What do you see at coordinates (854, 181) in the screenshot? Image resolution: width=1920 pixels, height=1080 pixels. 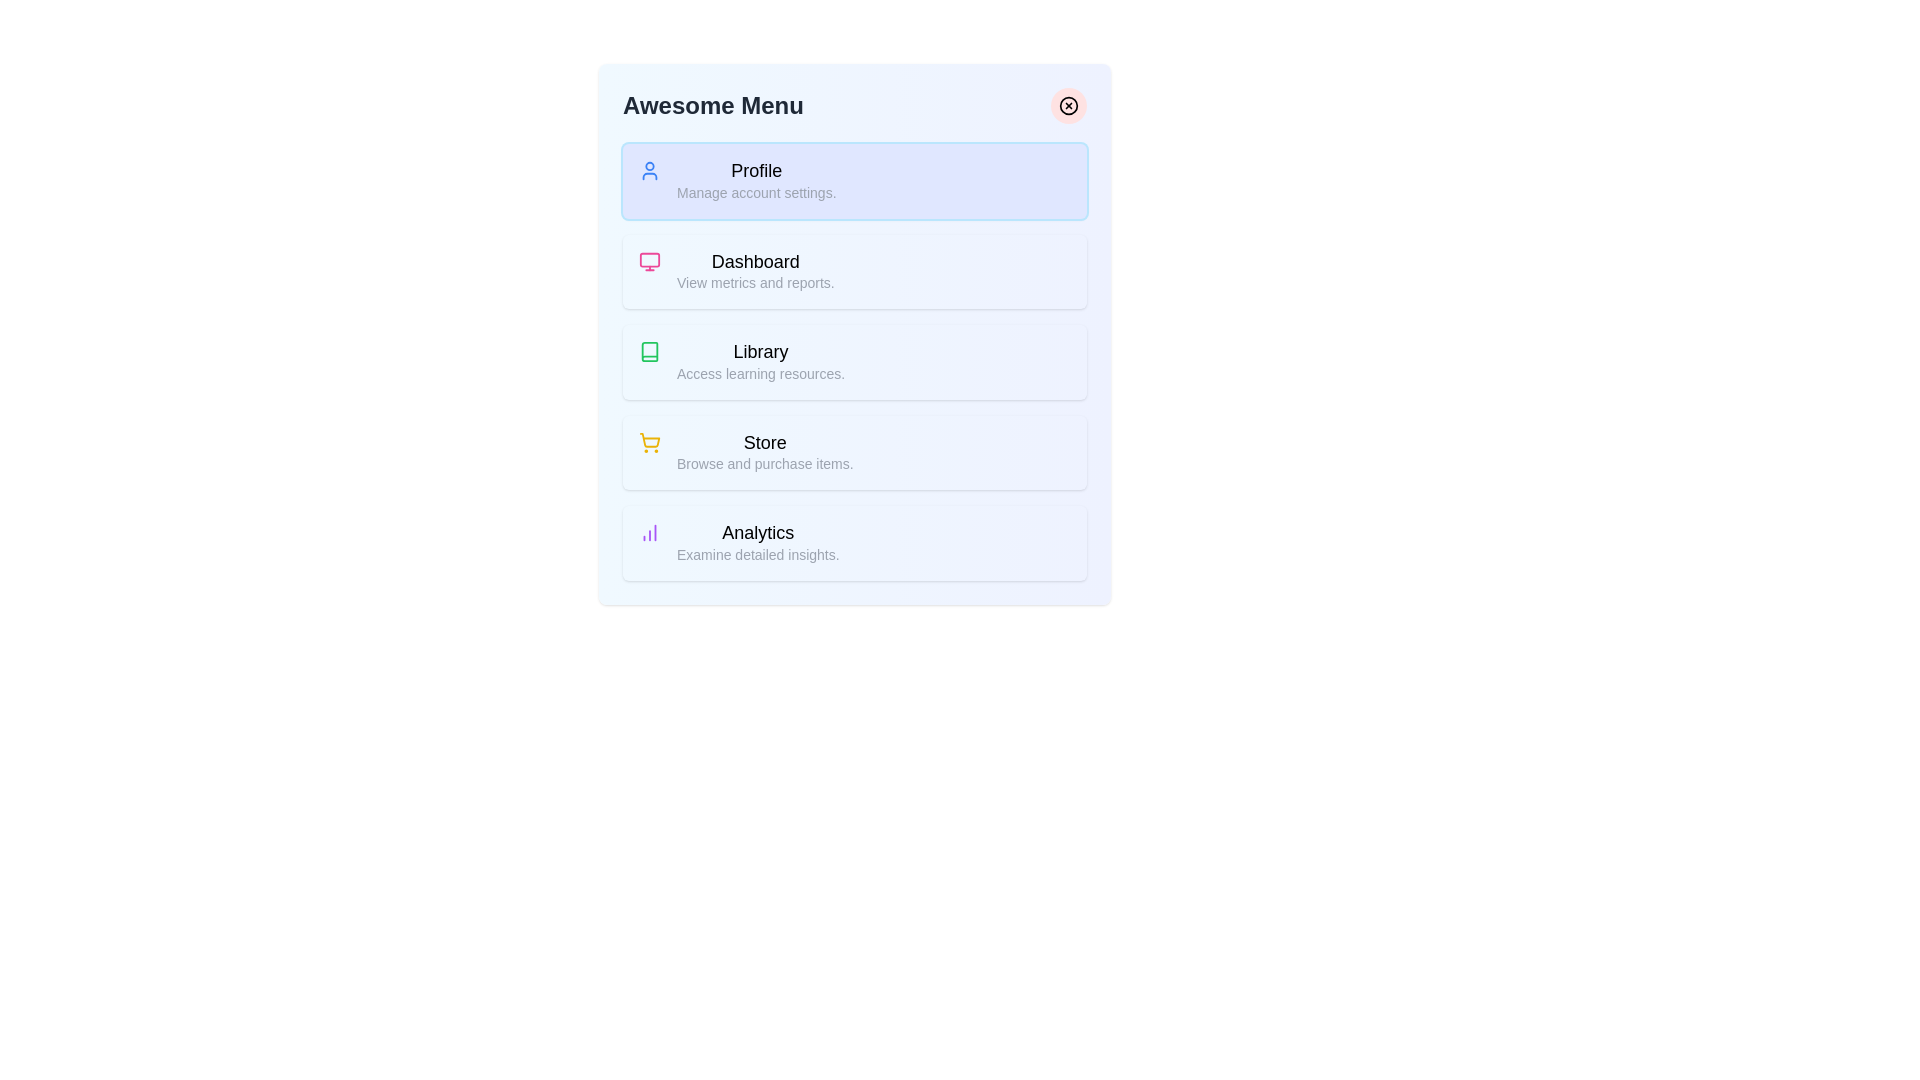 I see `the menu item labeled Profile` at bounding box center [854, 181].